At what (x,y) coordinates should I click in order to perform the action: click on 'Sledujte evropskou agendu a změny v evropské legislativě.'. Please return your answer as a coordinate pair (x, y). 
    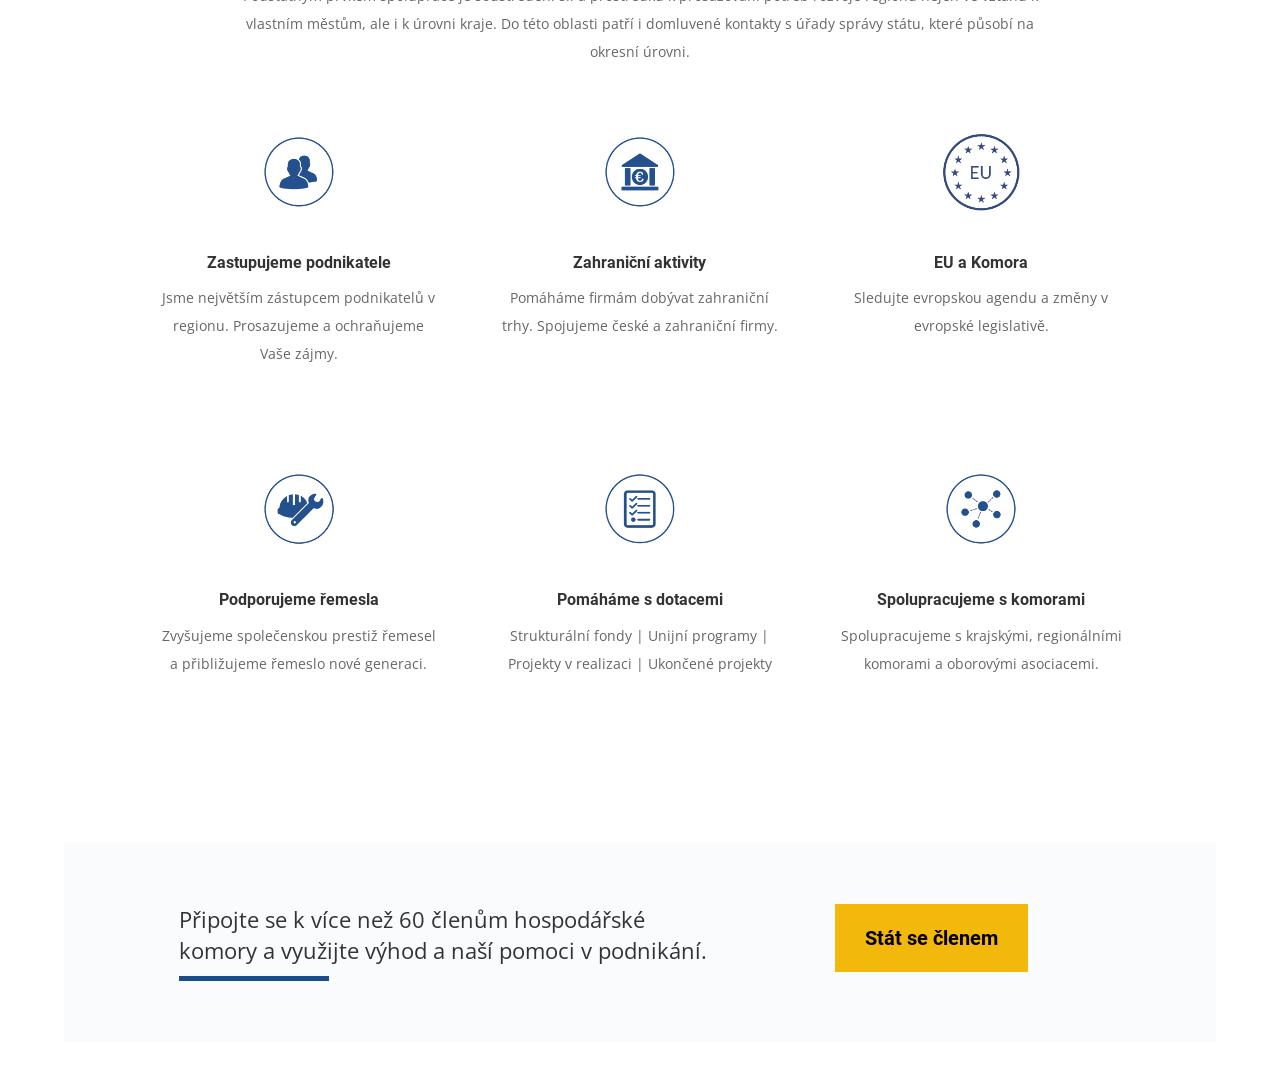
    Looking at the image, I should click on (980, 310).